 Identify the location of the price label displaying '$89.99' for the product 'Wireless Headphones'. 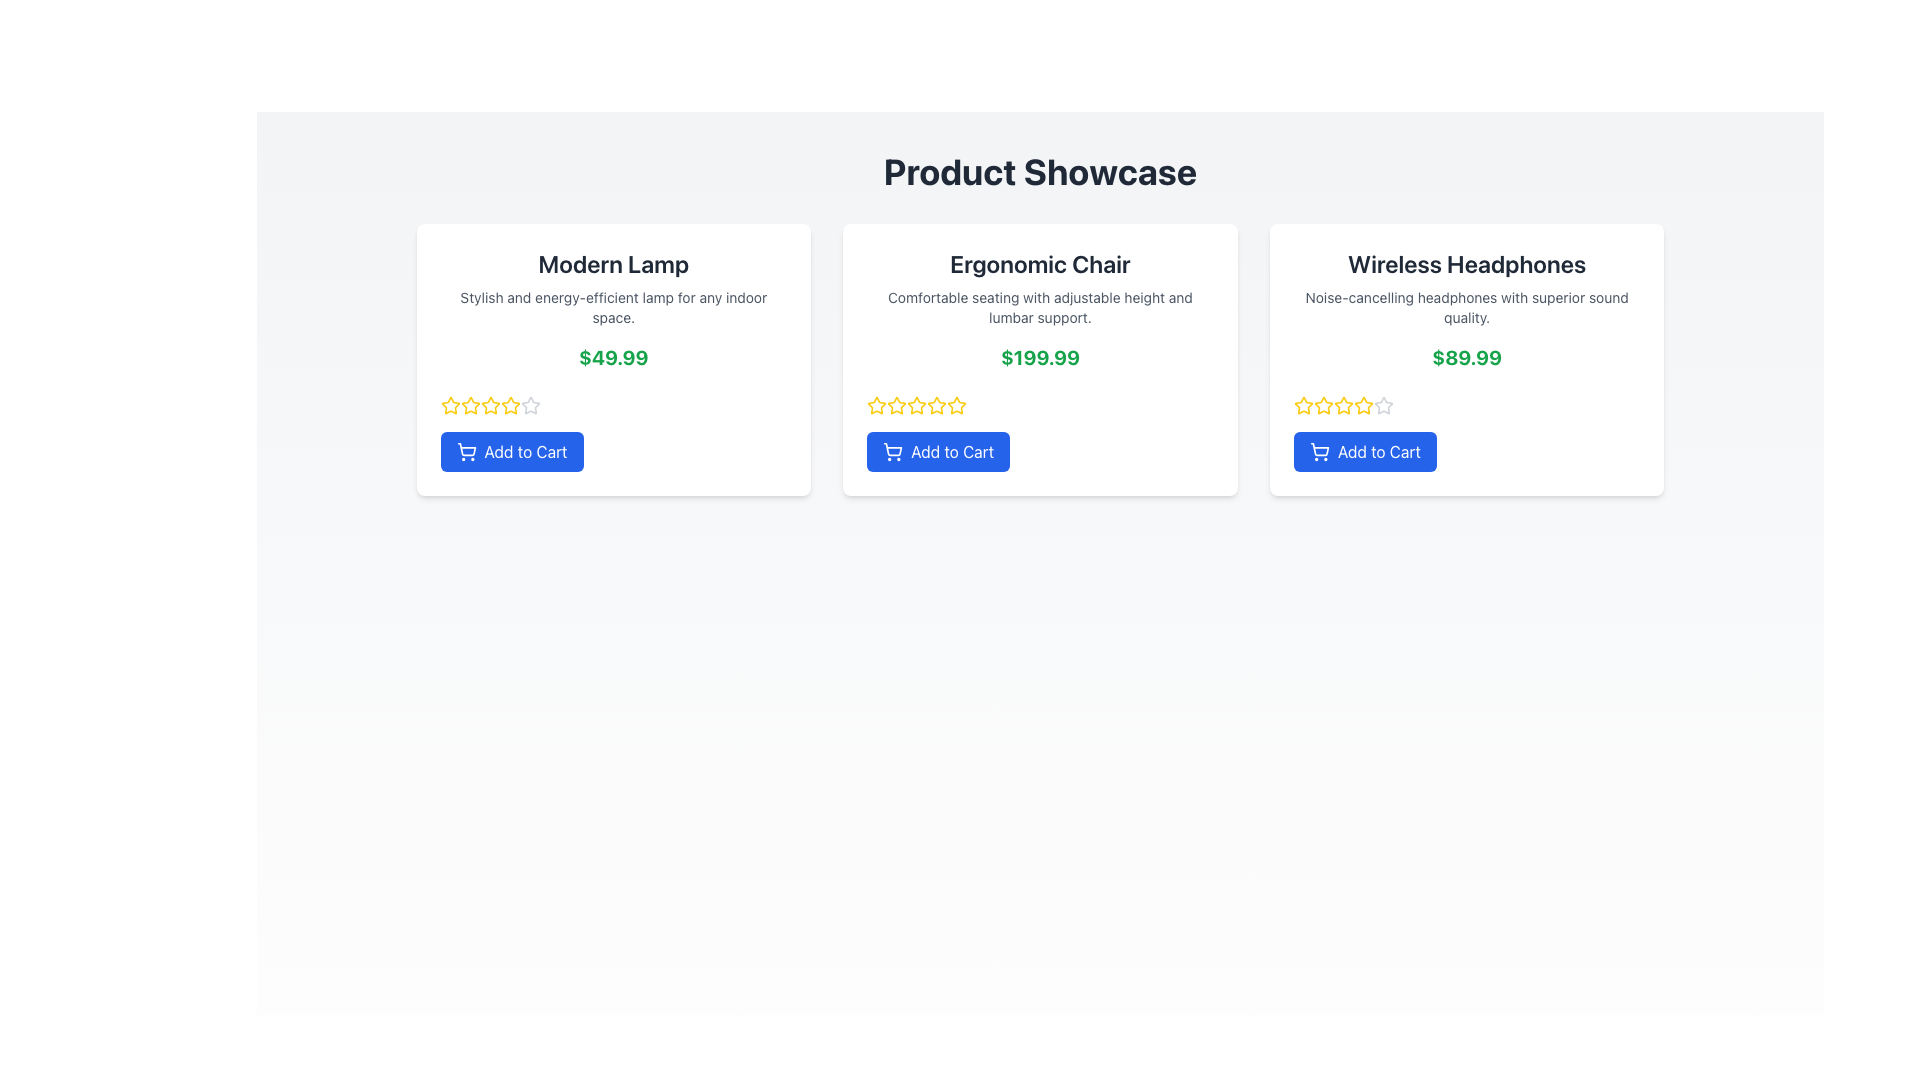
(1467, 357).